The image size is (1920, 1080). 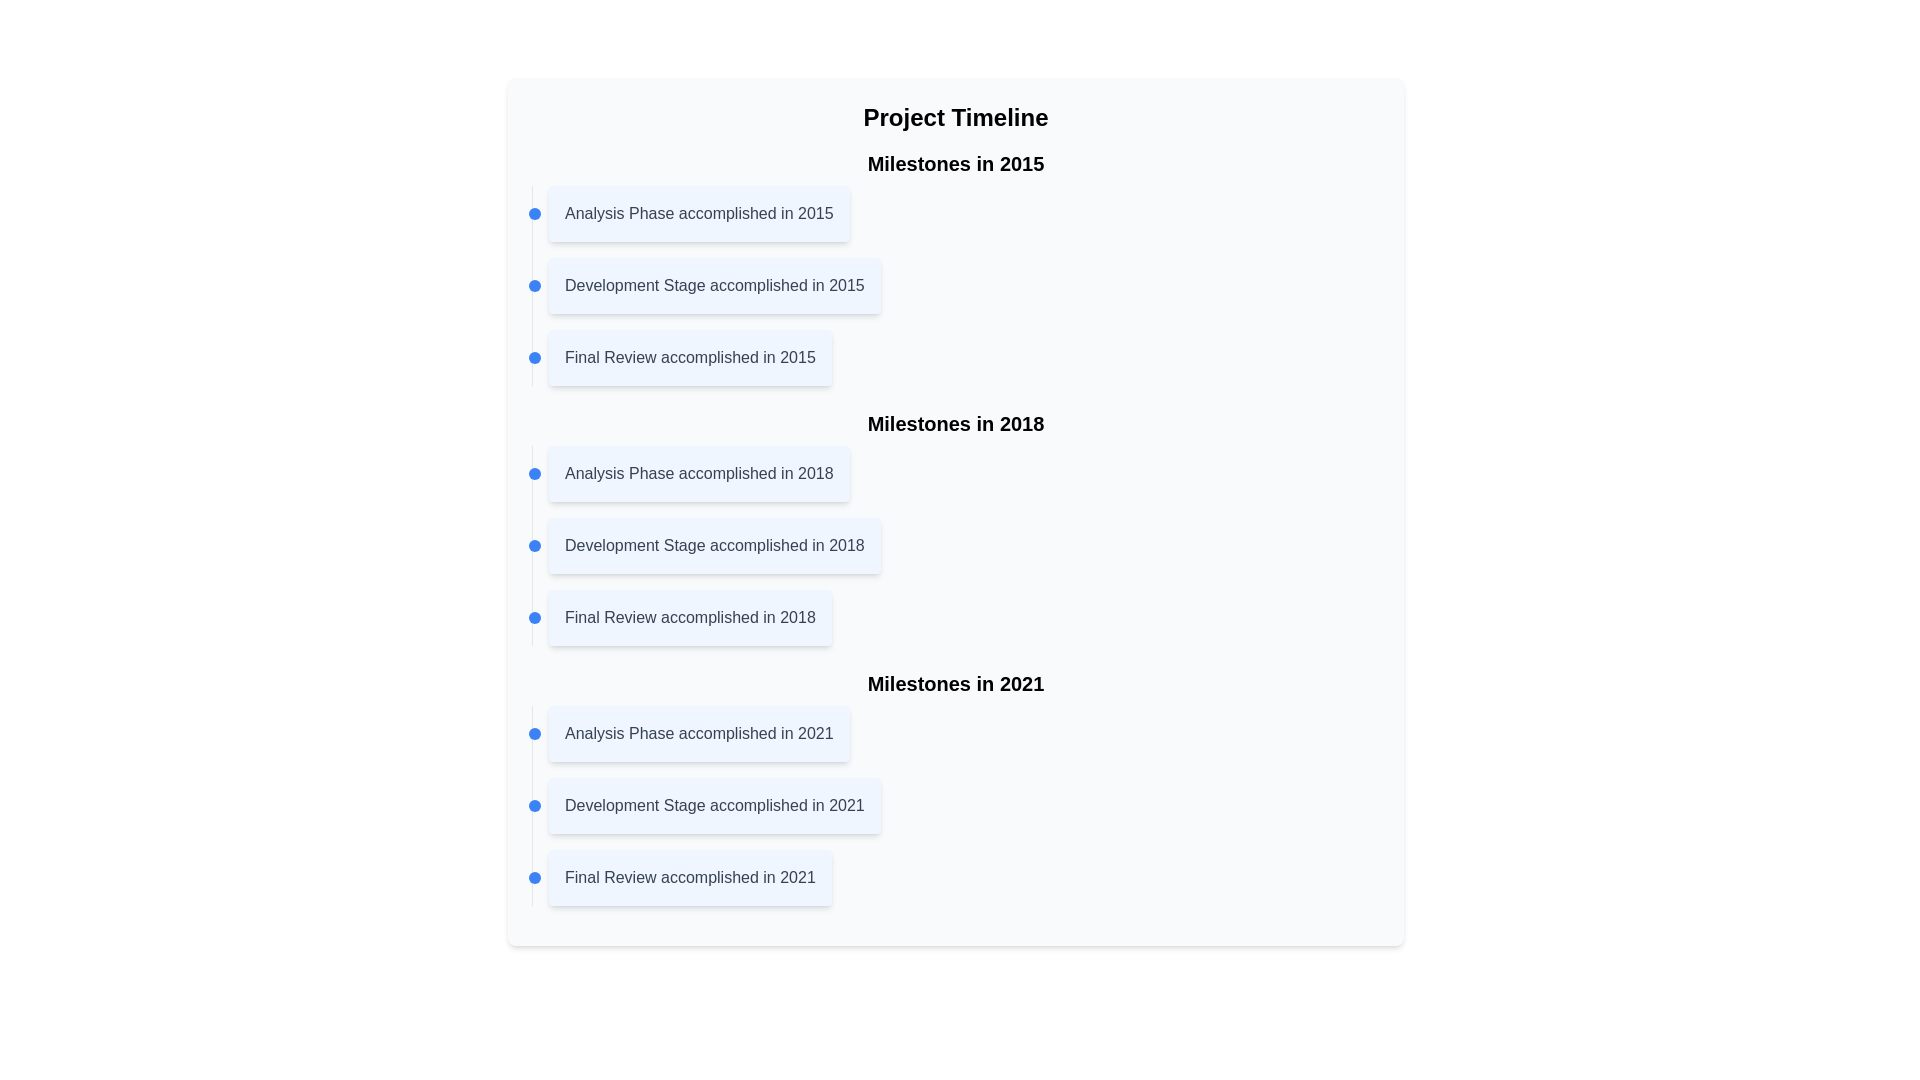 I want to click on text block that serves as a descriptor for a milestone in the timeline, specifically the first entry under 'Milestones in 2018', so click(x=699, y=474).